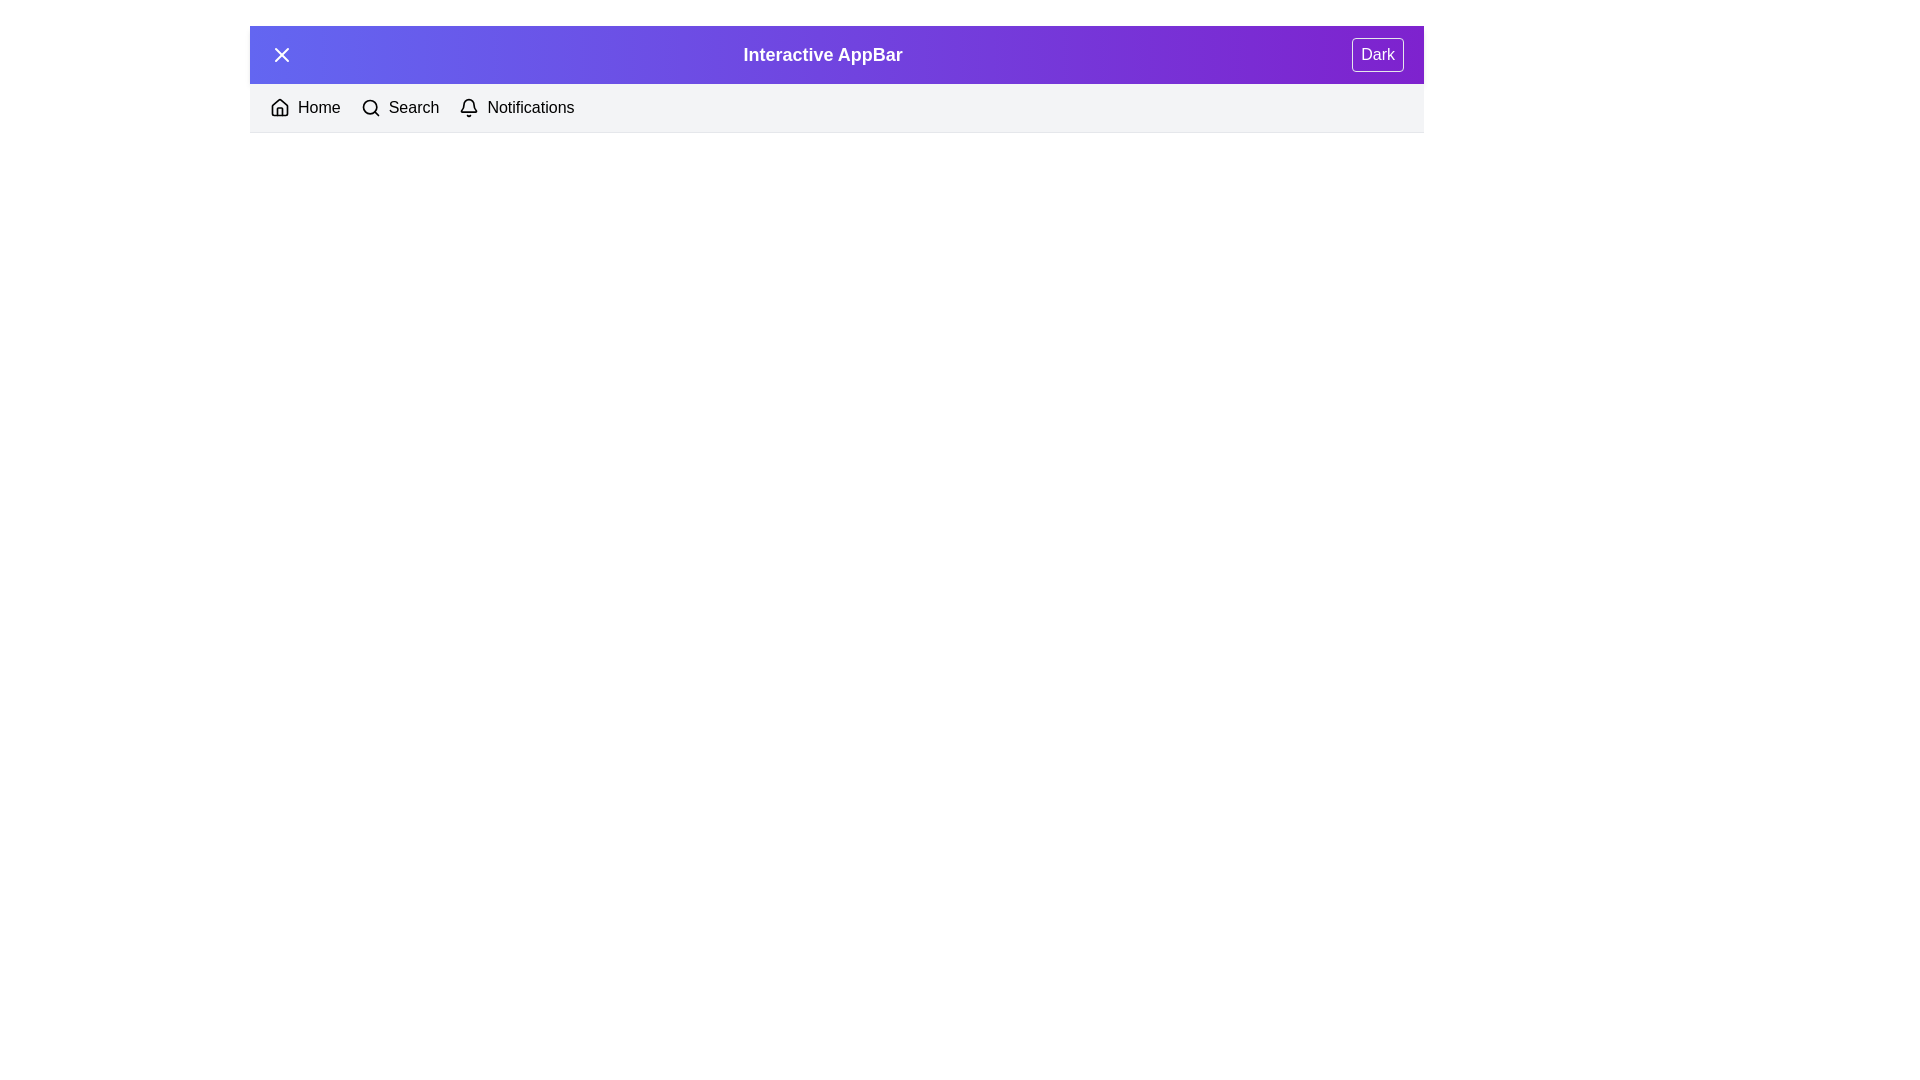 Image resolution: width=1920 pixels, height=1080 pixels. Describe the element at coordinates (399, 108) in the screenshot. I see `the 'Search' section to navigate to it` at that location.